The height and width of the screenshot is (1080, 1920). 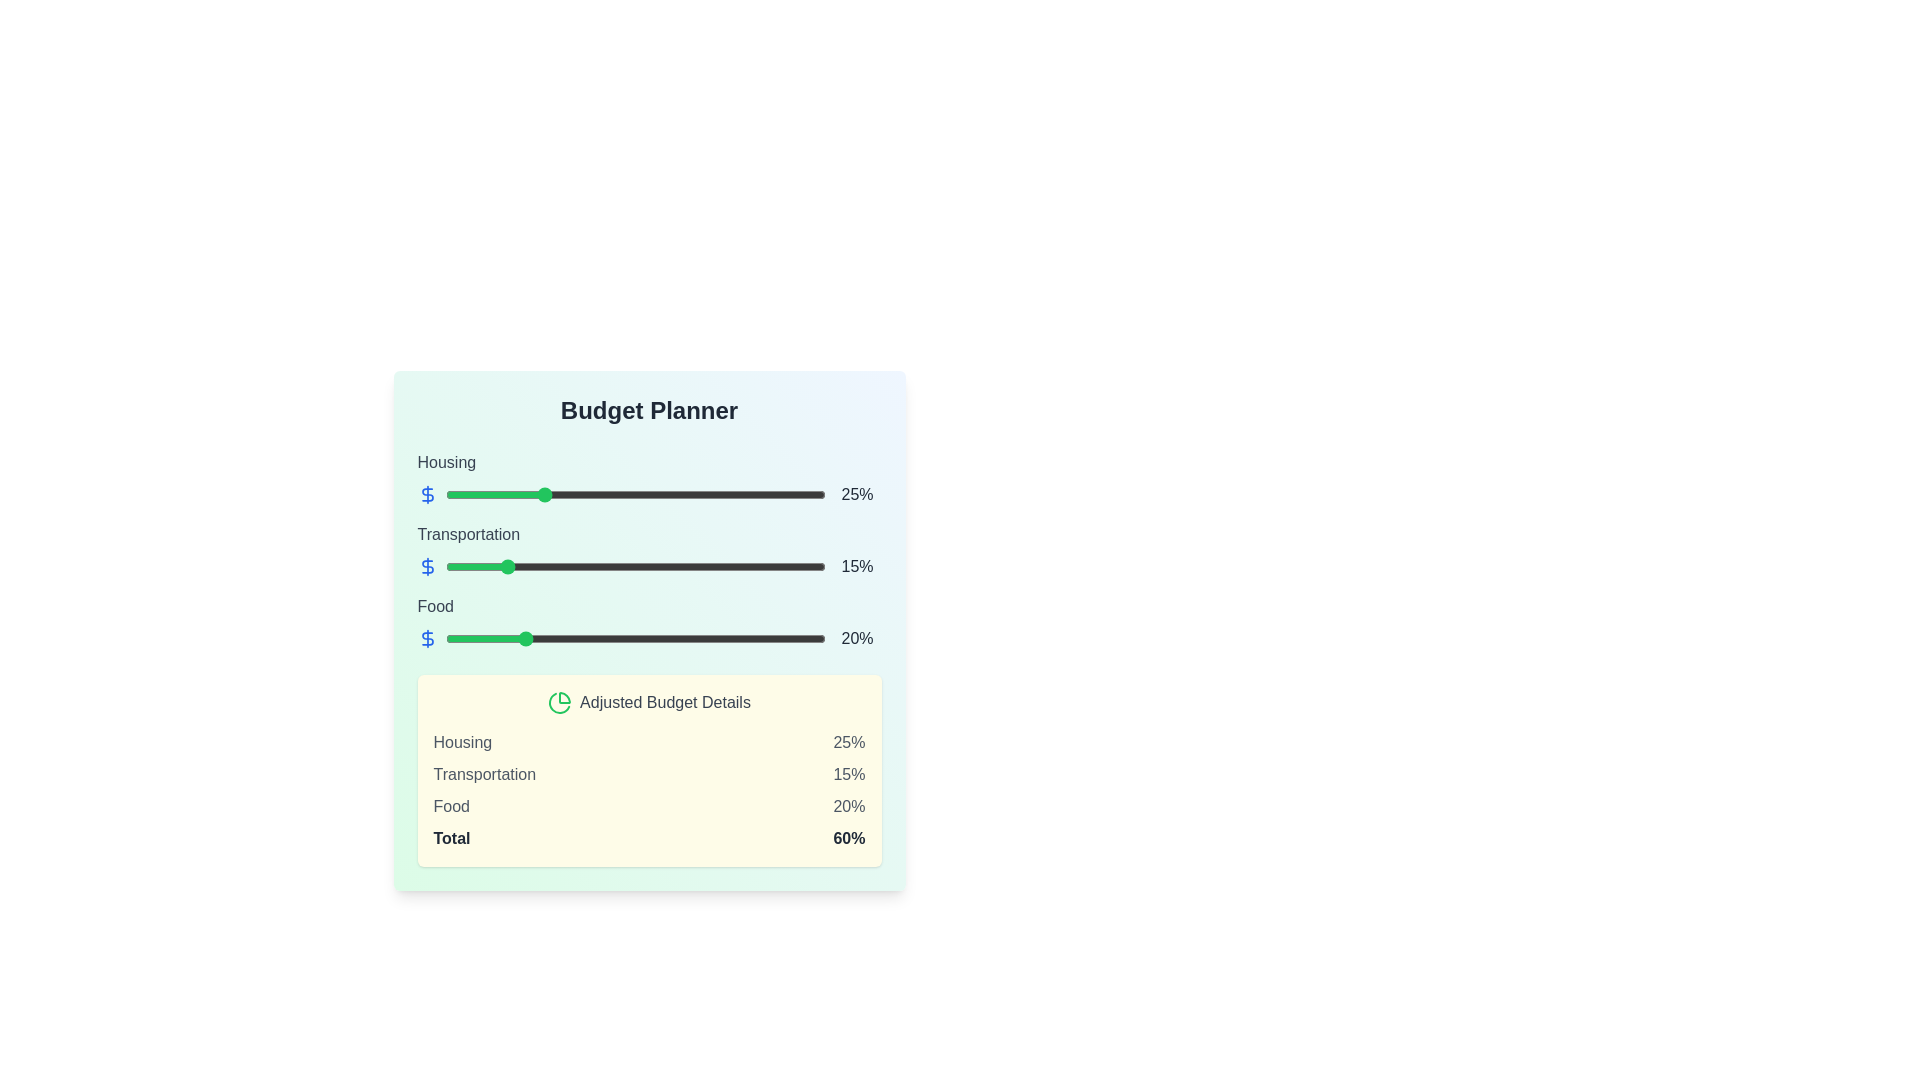 What do you see at coordinates (707, 639) in the screenshot?
I see `the food budget slider` at bounding box center [707, 639].